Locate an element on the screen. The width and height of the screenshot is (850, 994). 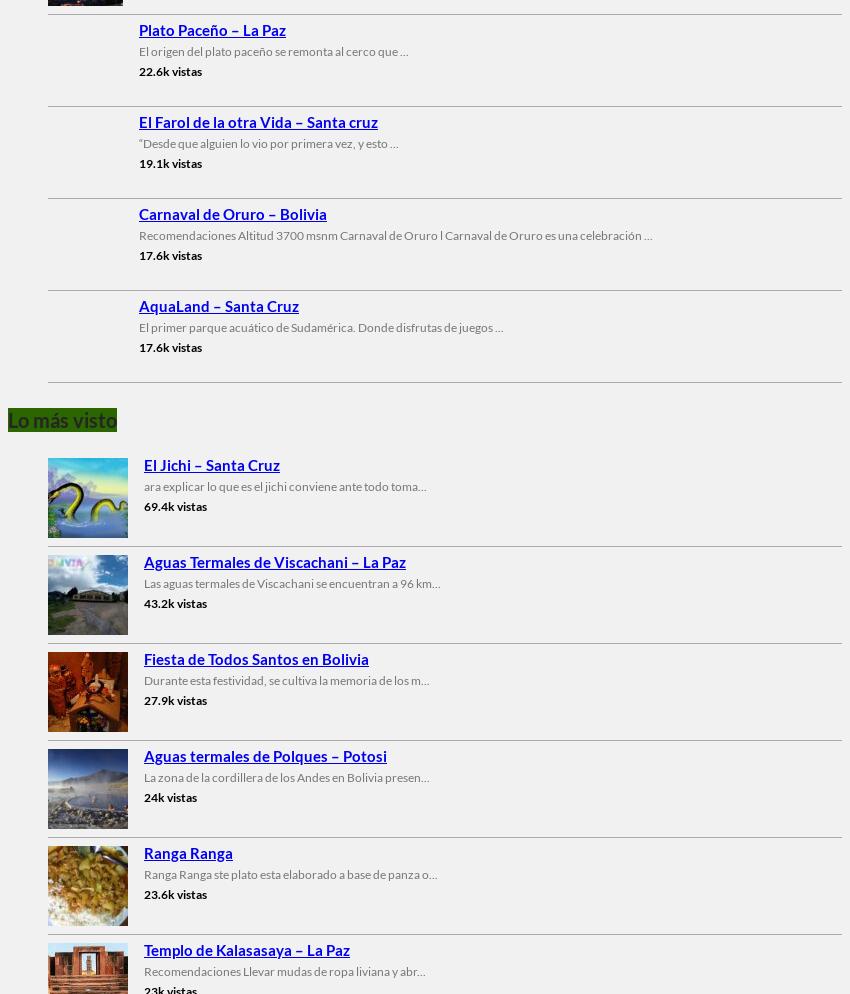
'Fiesta de Todos Santos en Bolivia' is located at coordinates (255, 658).